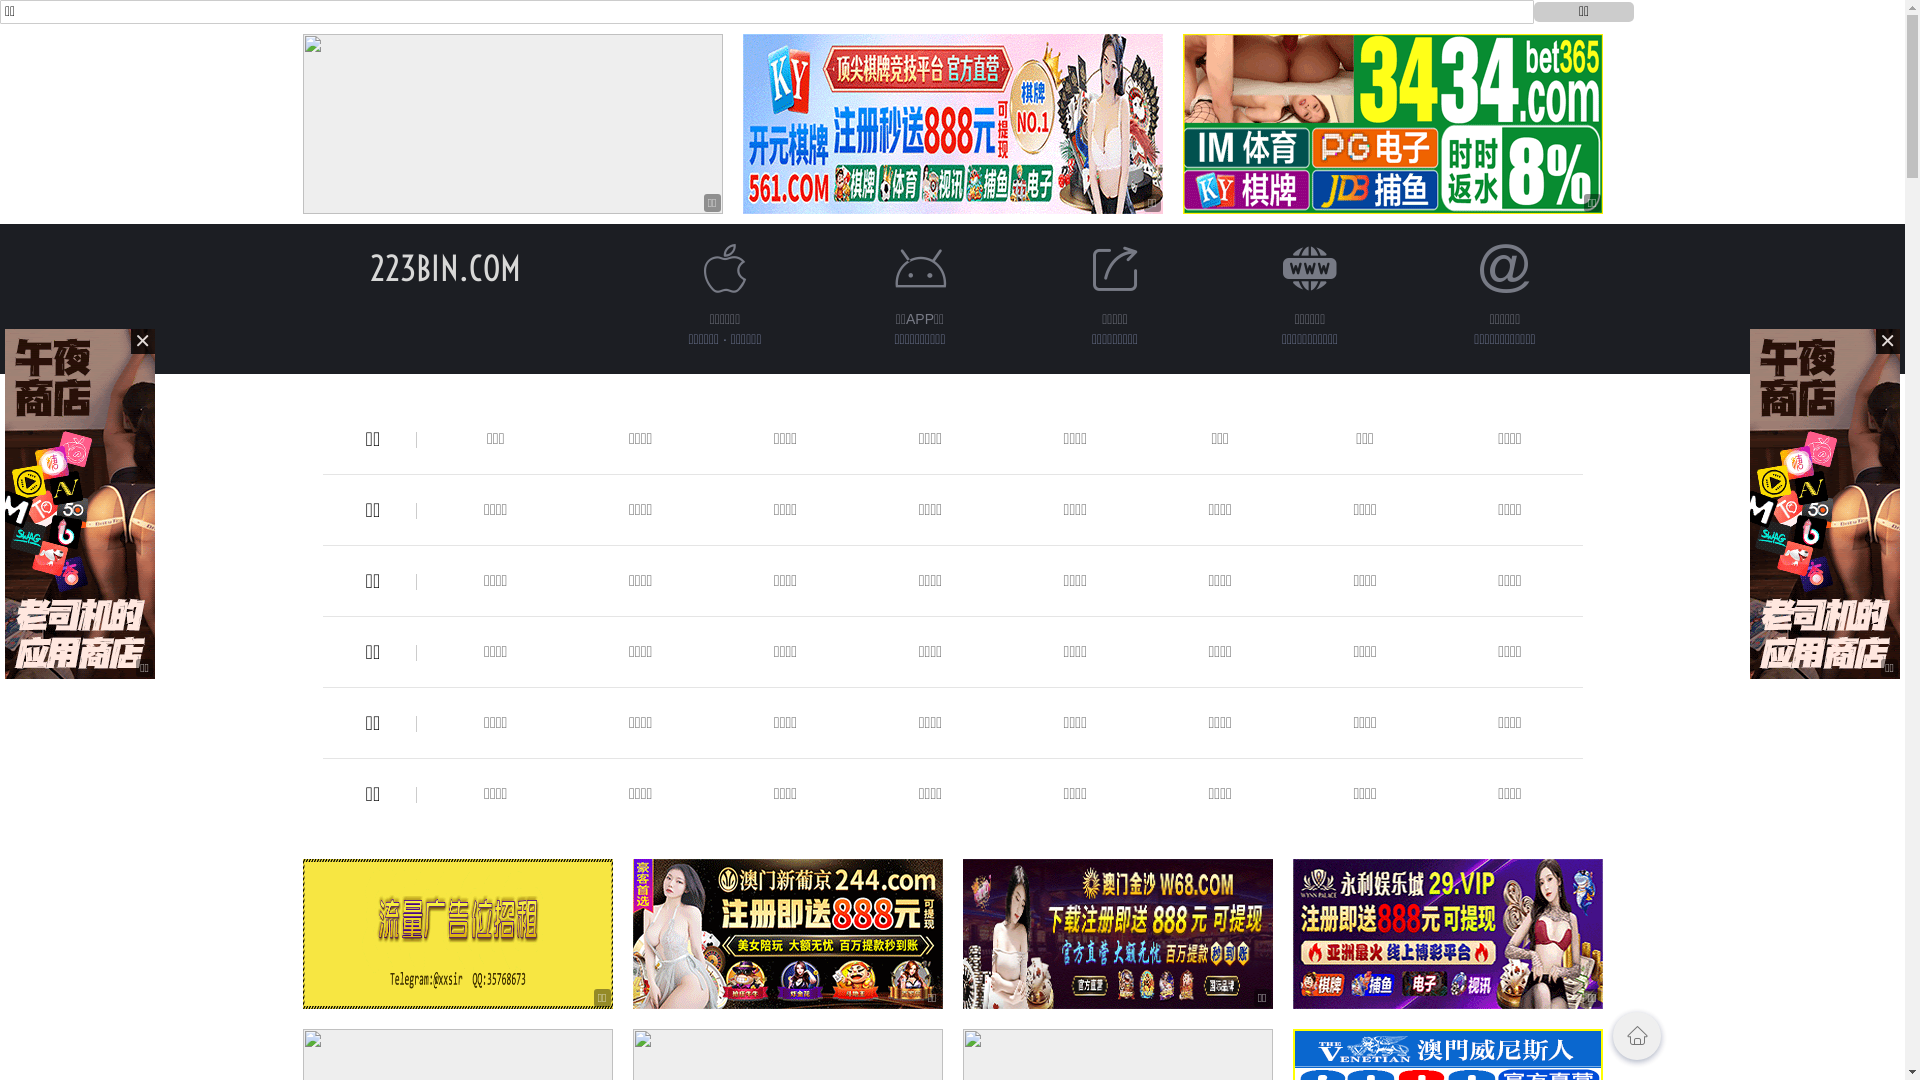 Image resolution: width=1920 pixels, height=1080 pixels. I want to click on '223BIN.COM', so click(444, 267).